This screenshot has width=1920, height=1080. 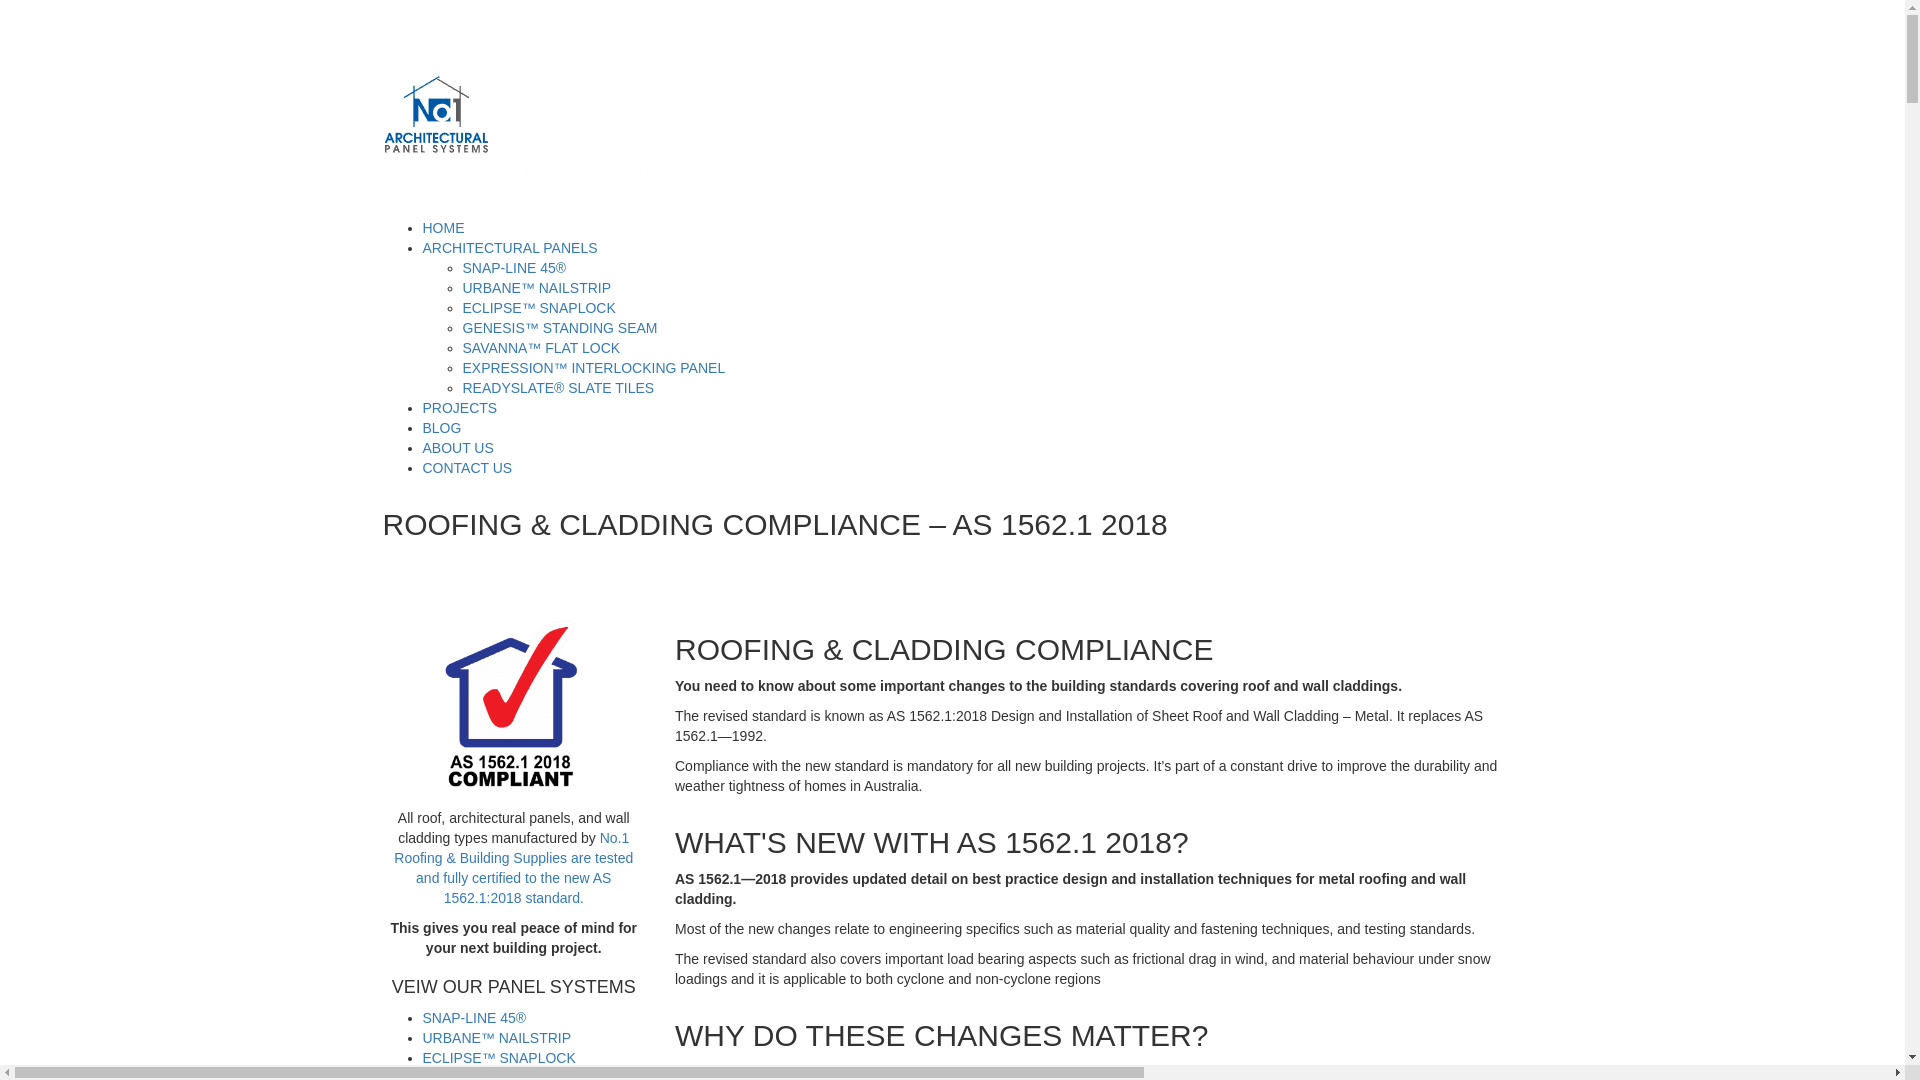 I want to click on 'AS1562.1-2018-Compliant-Roofing-Cladding', so click(x=513, y=704).